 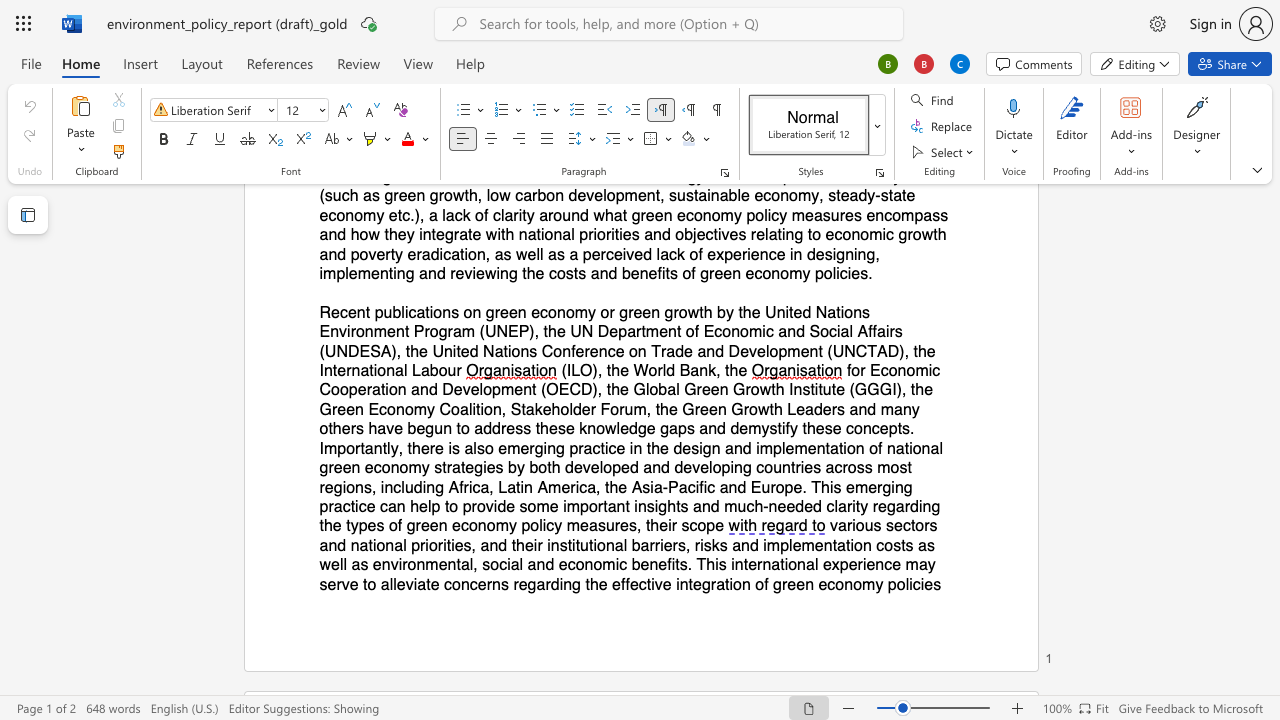 What do you see at coordinates (606, 487) in the screenshot?
I see `the 33th character "t" in the text` at bounding box center [606, 487].